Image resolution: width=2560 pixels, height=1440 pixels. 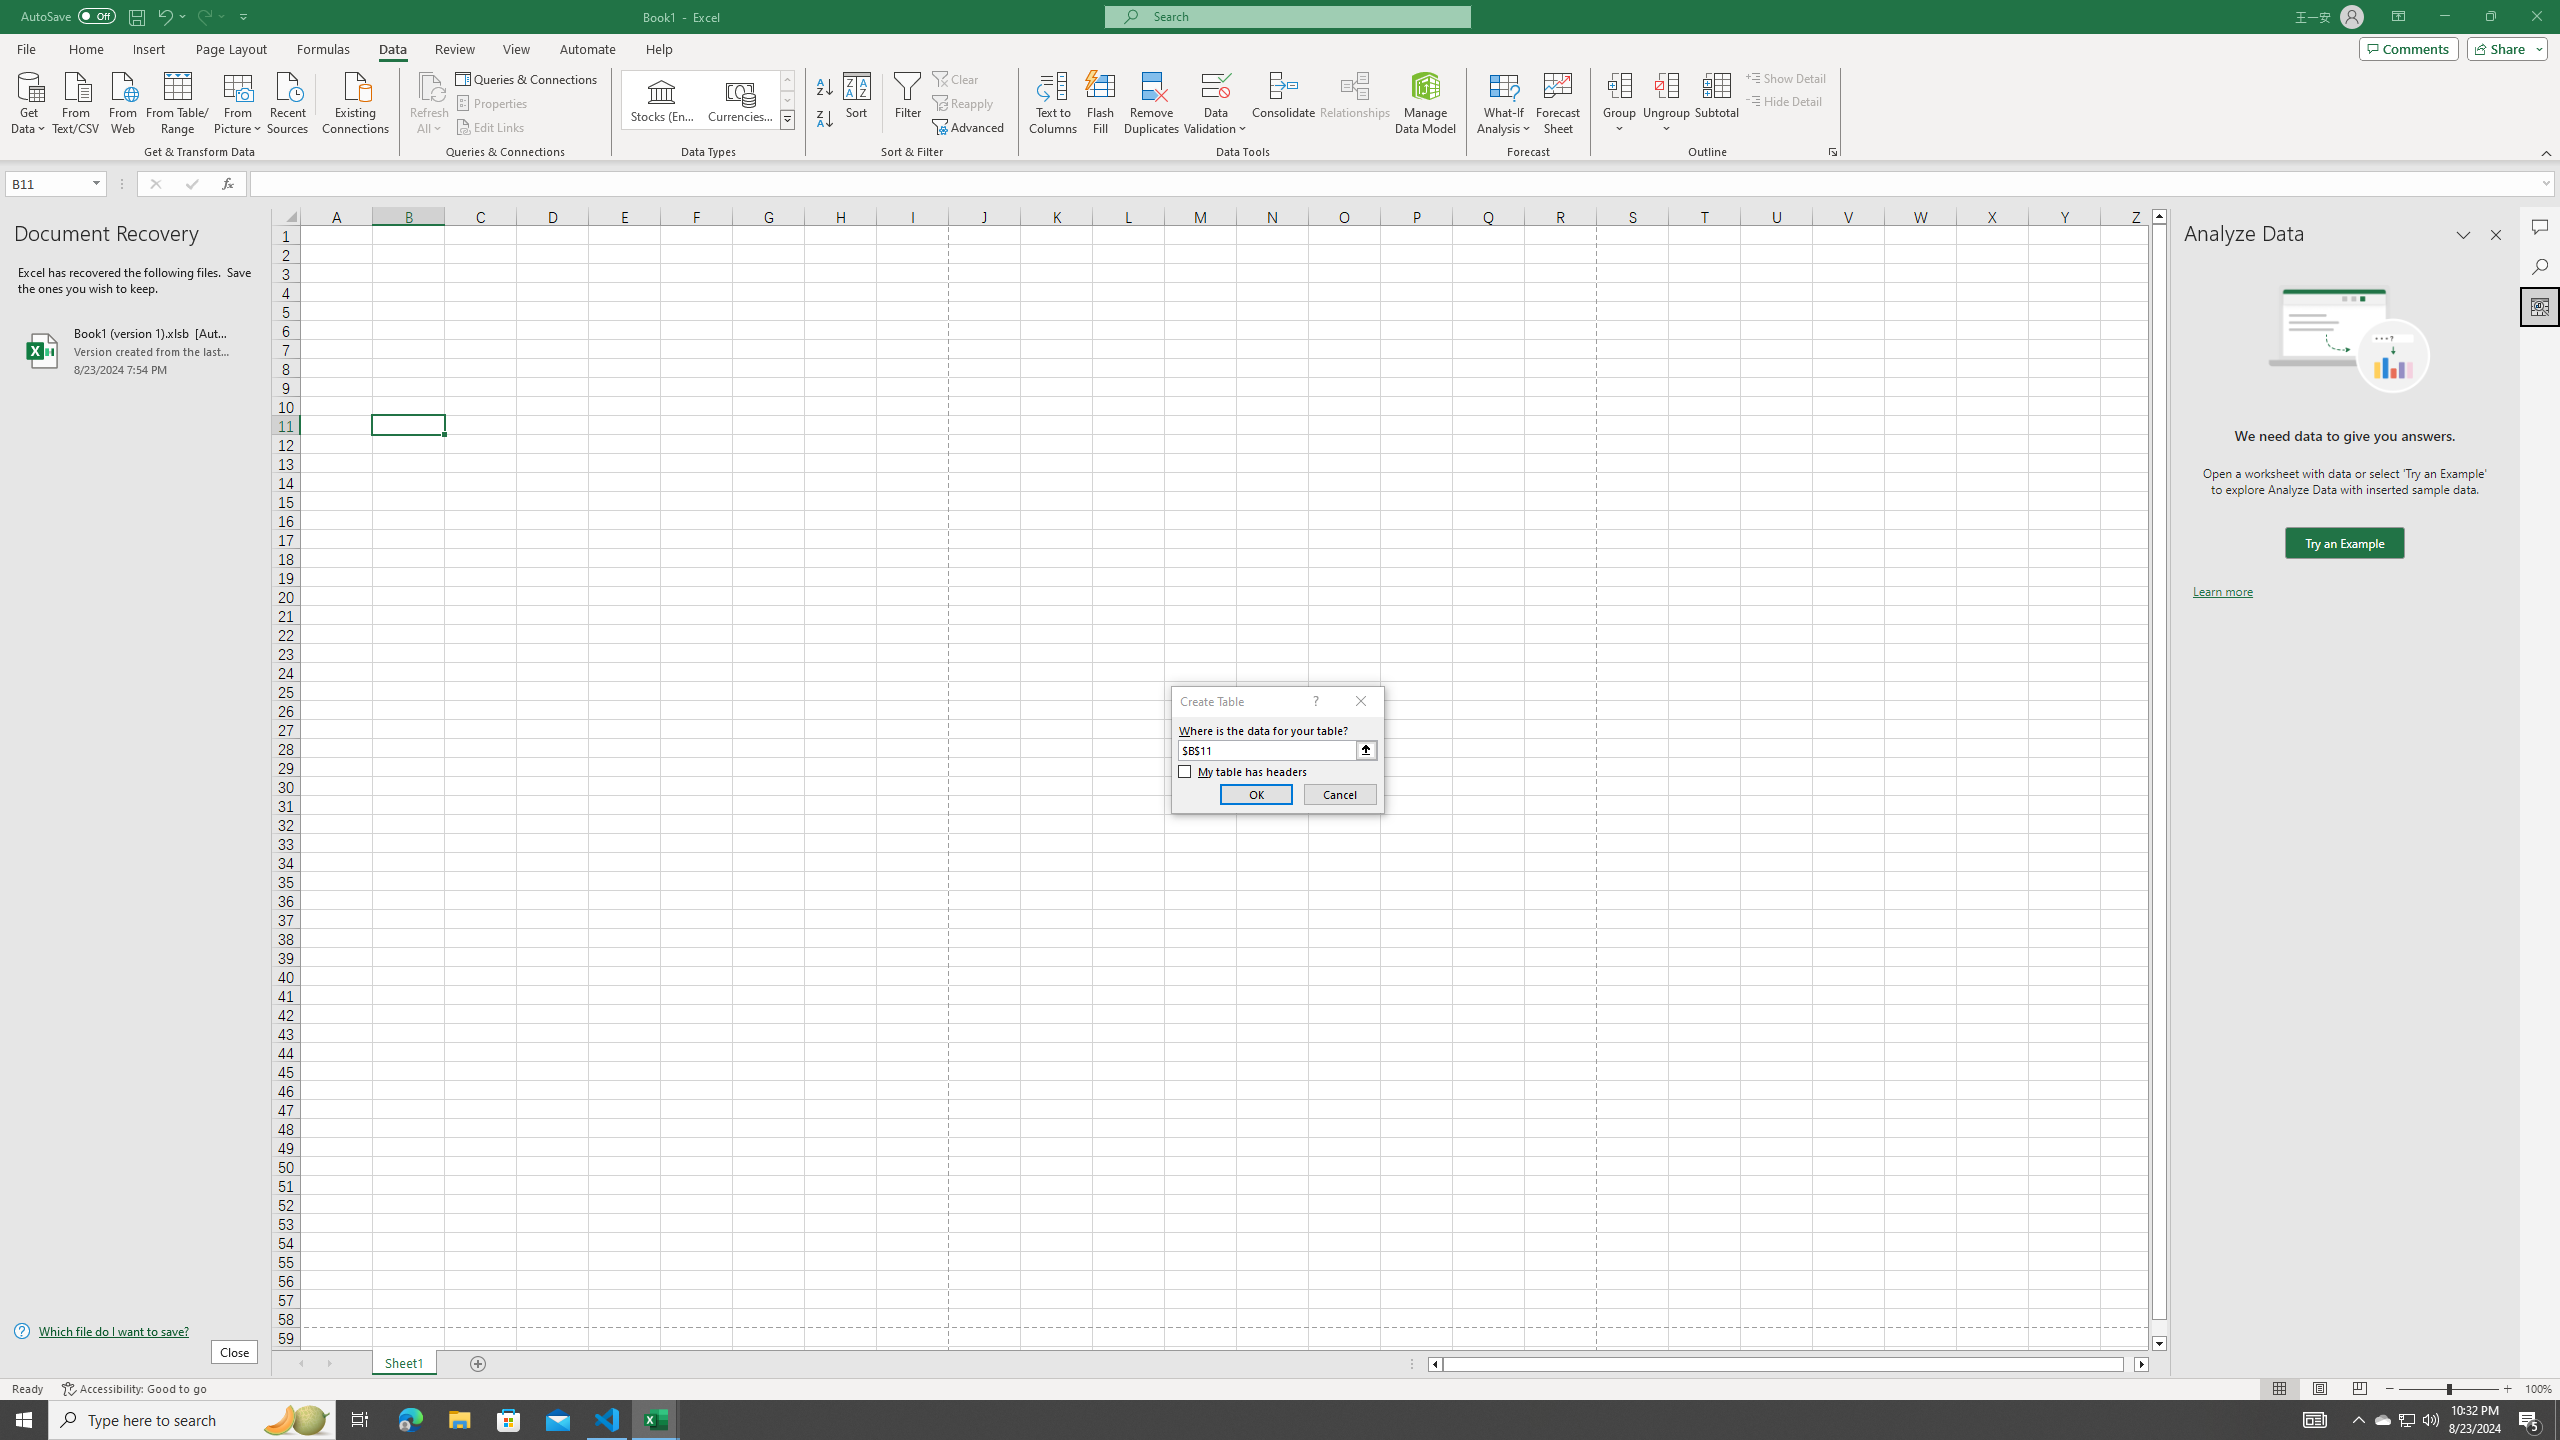 What do you see at coordinates (1283, 103) in the screenshot?
I see `'Consolidate...'` at bounding box center [1283, 103].